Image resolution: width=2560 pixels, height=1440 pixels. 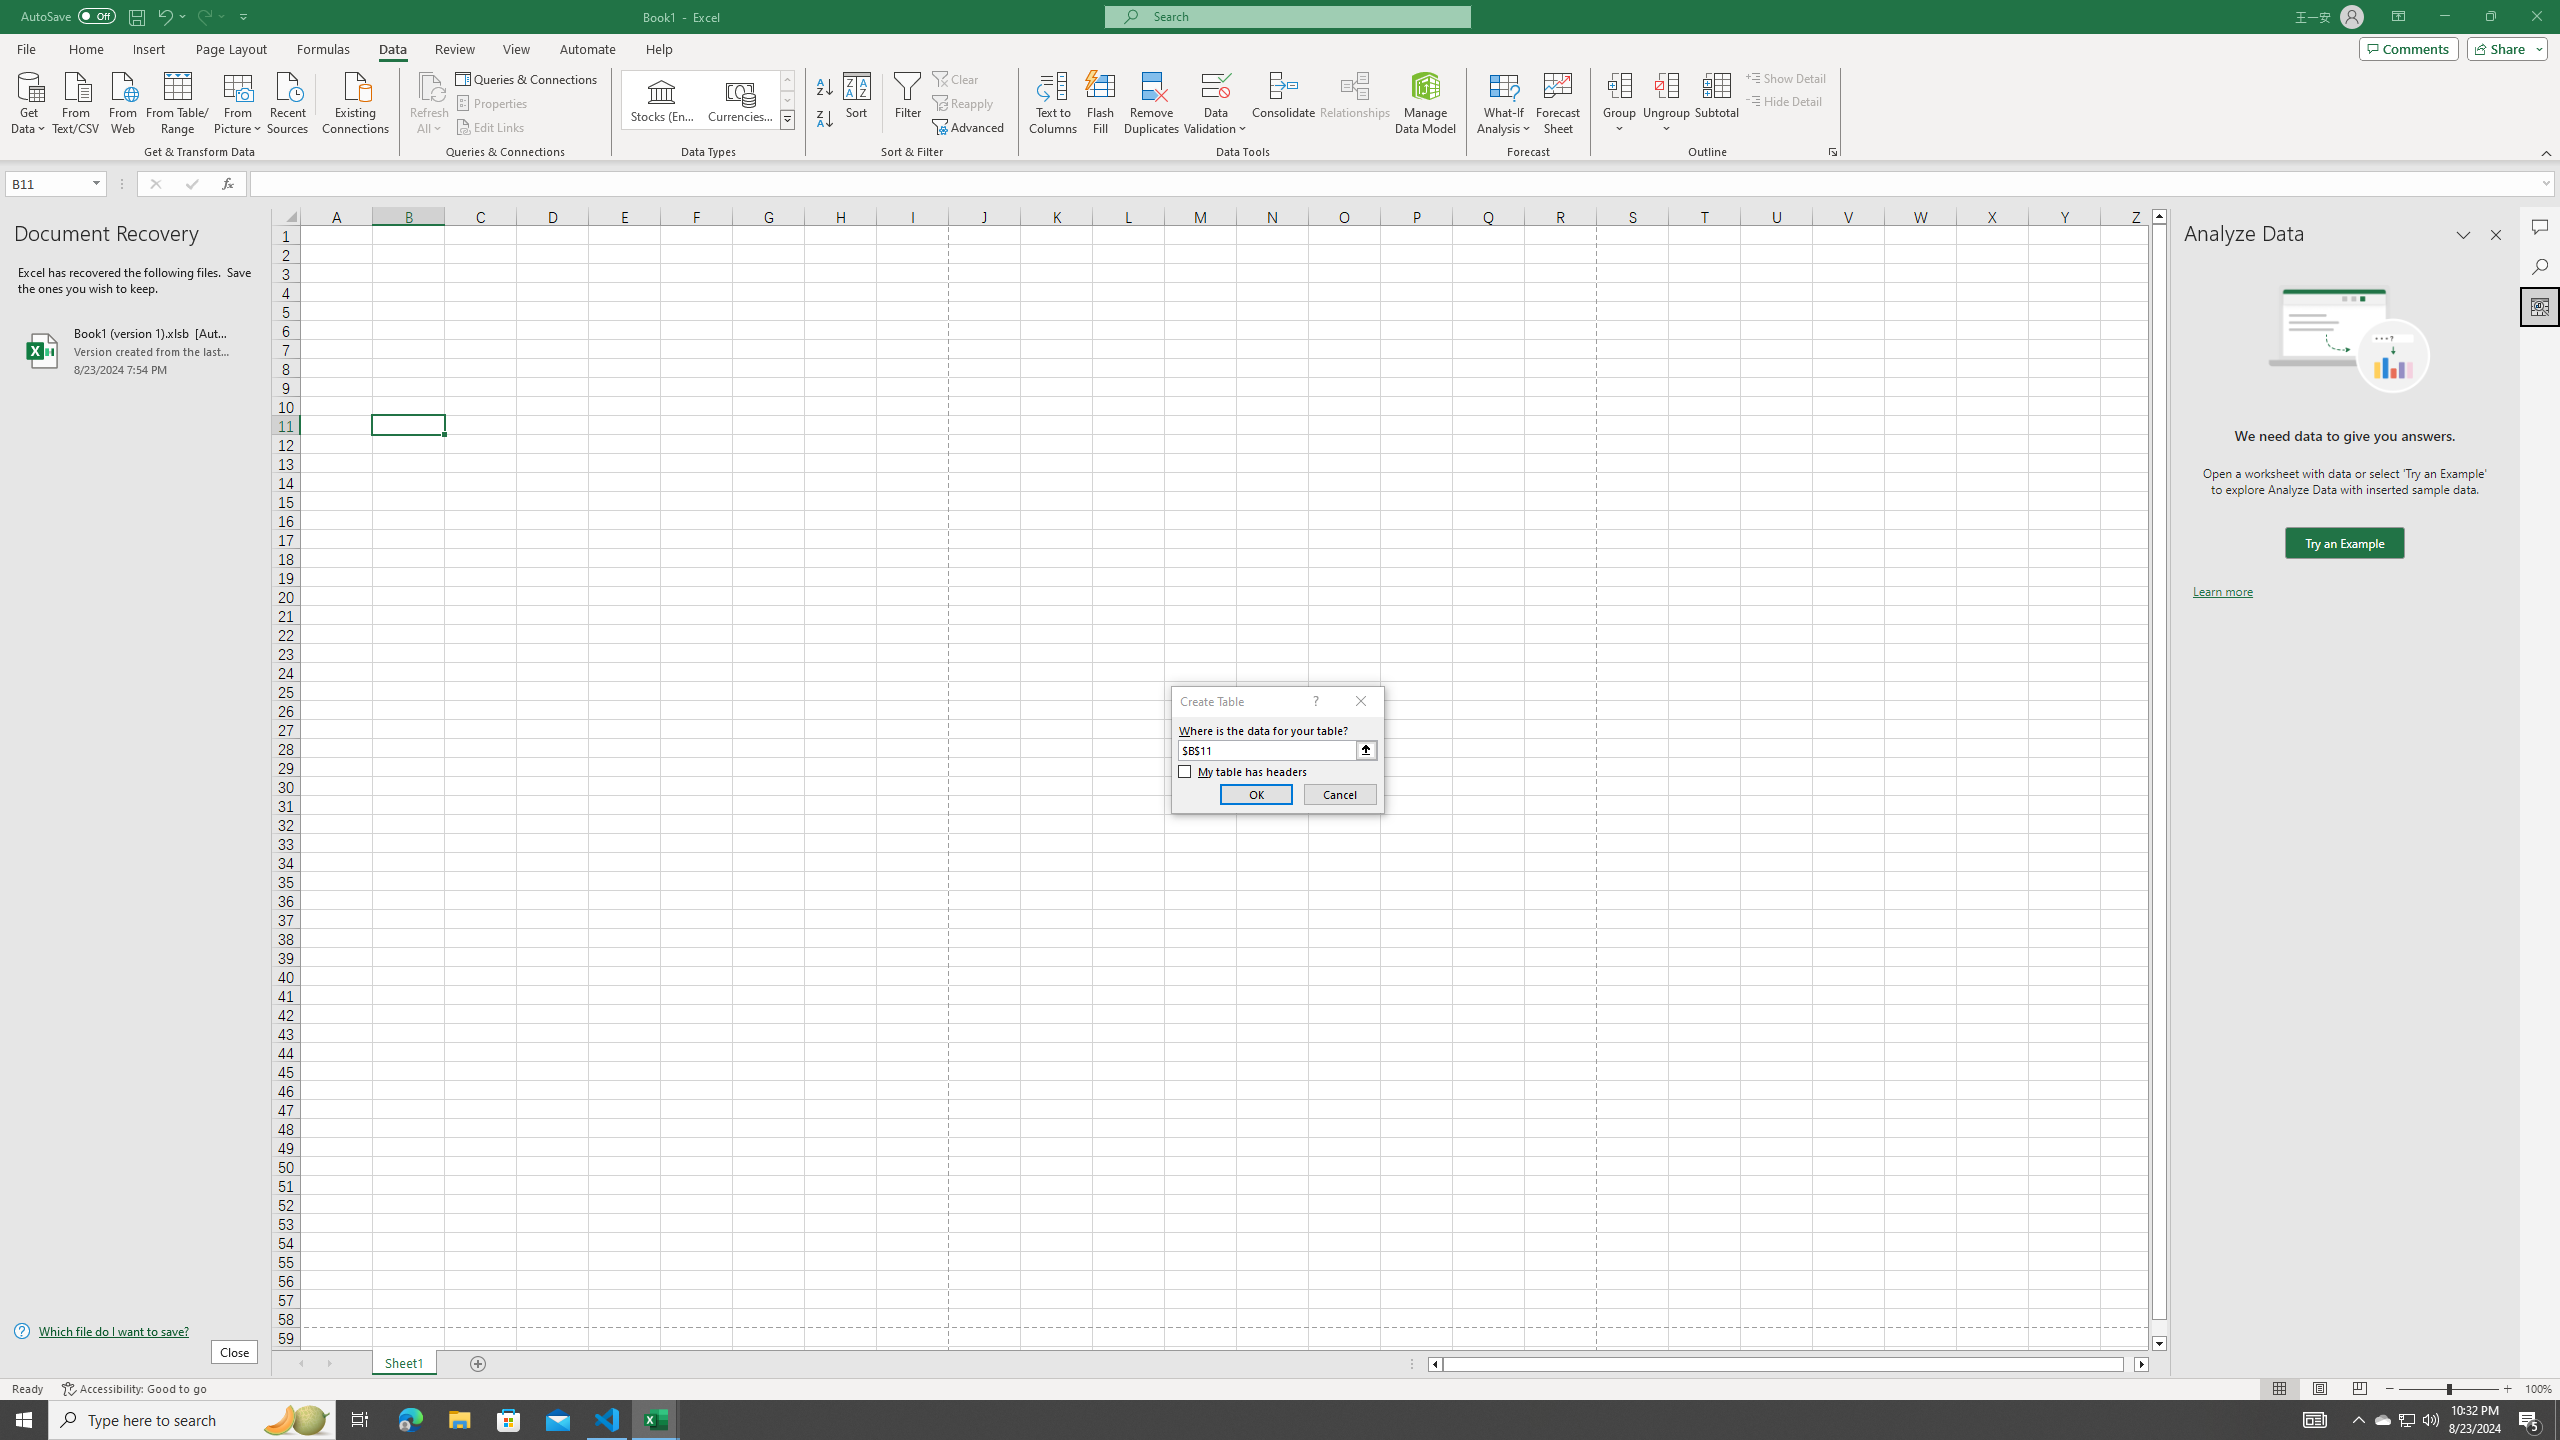 What do you see at coordinates (1283, 103) in the screenshot?
I see `'Consolidate...'` at bounding box center [1283, 103].